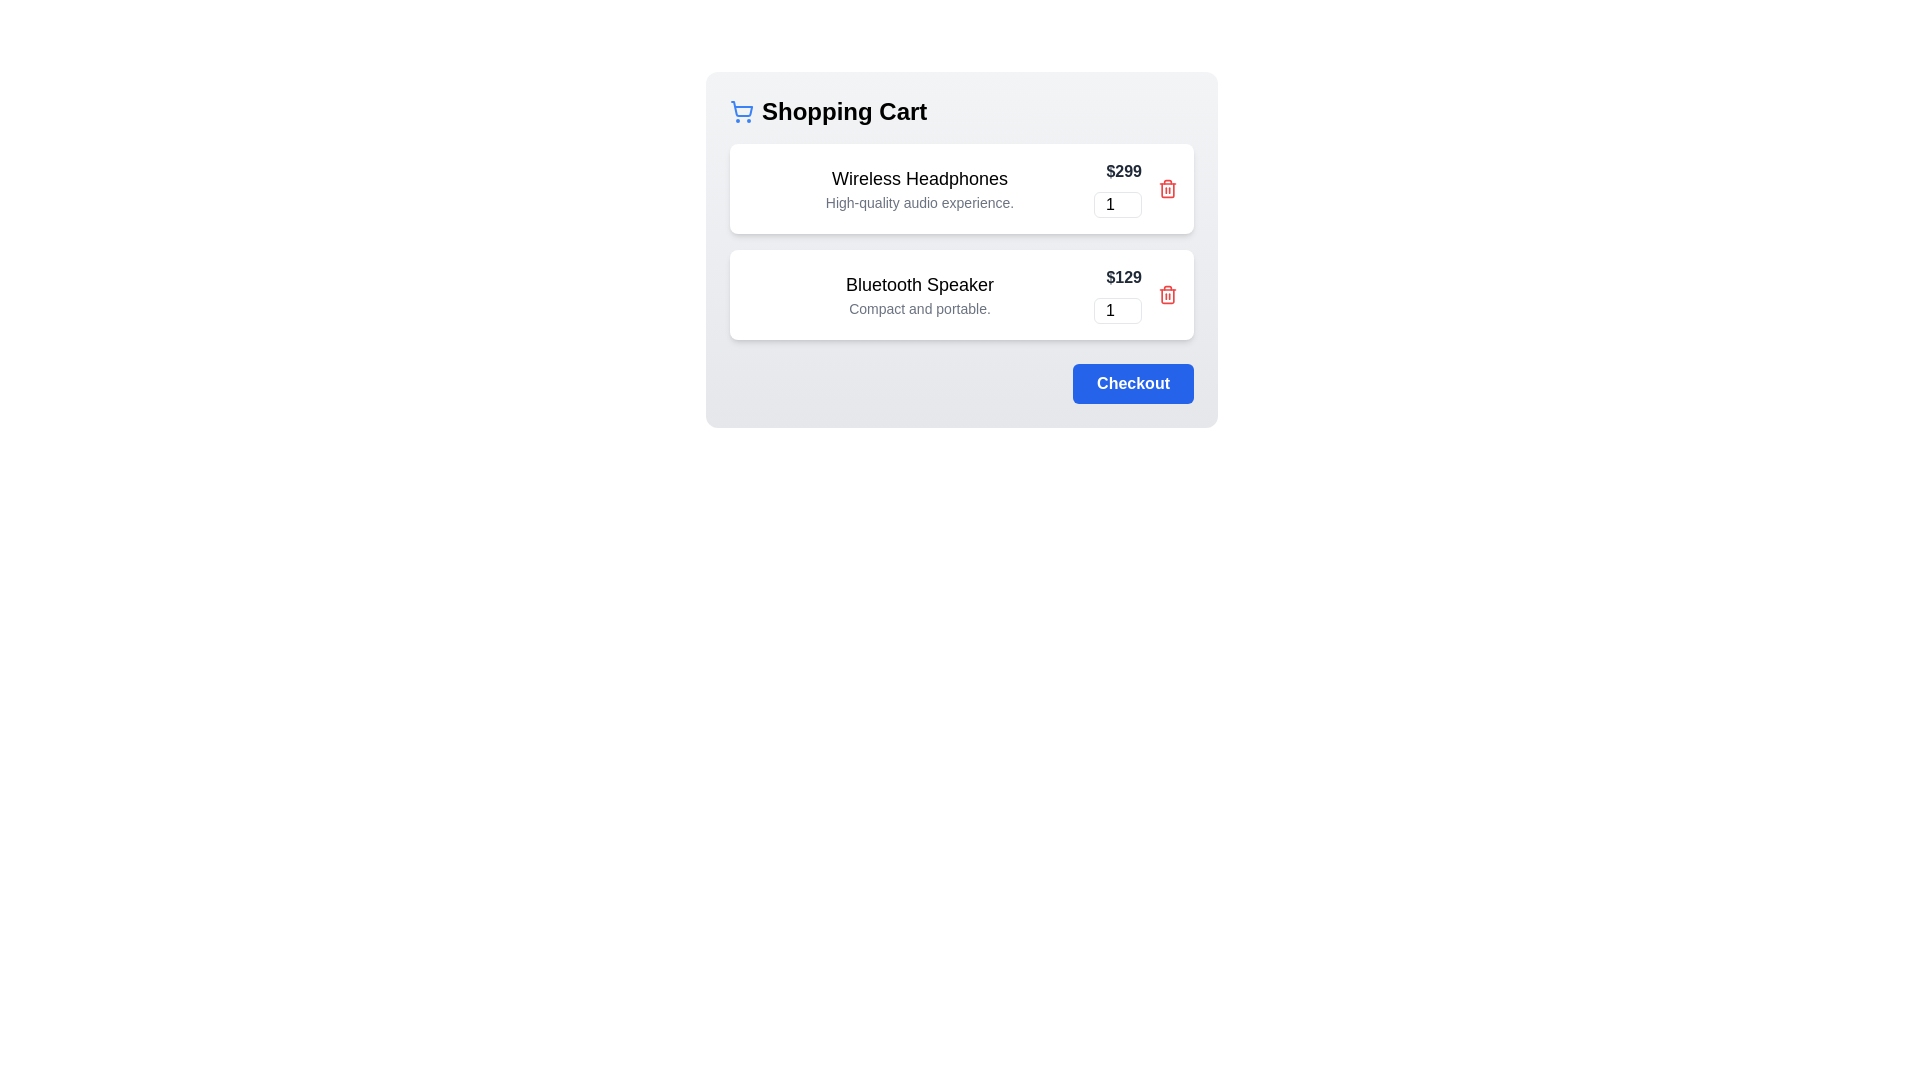 The width and height of the screenshot is (1920, 1080). I want to click on the item name to view its details, so click(919, 177).